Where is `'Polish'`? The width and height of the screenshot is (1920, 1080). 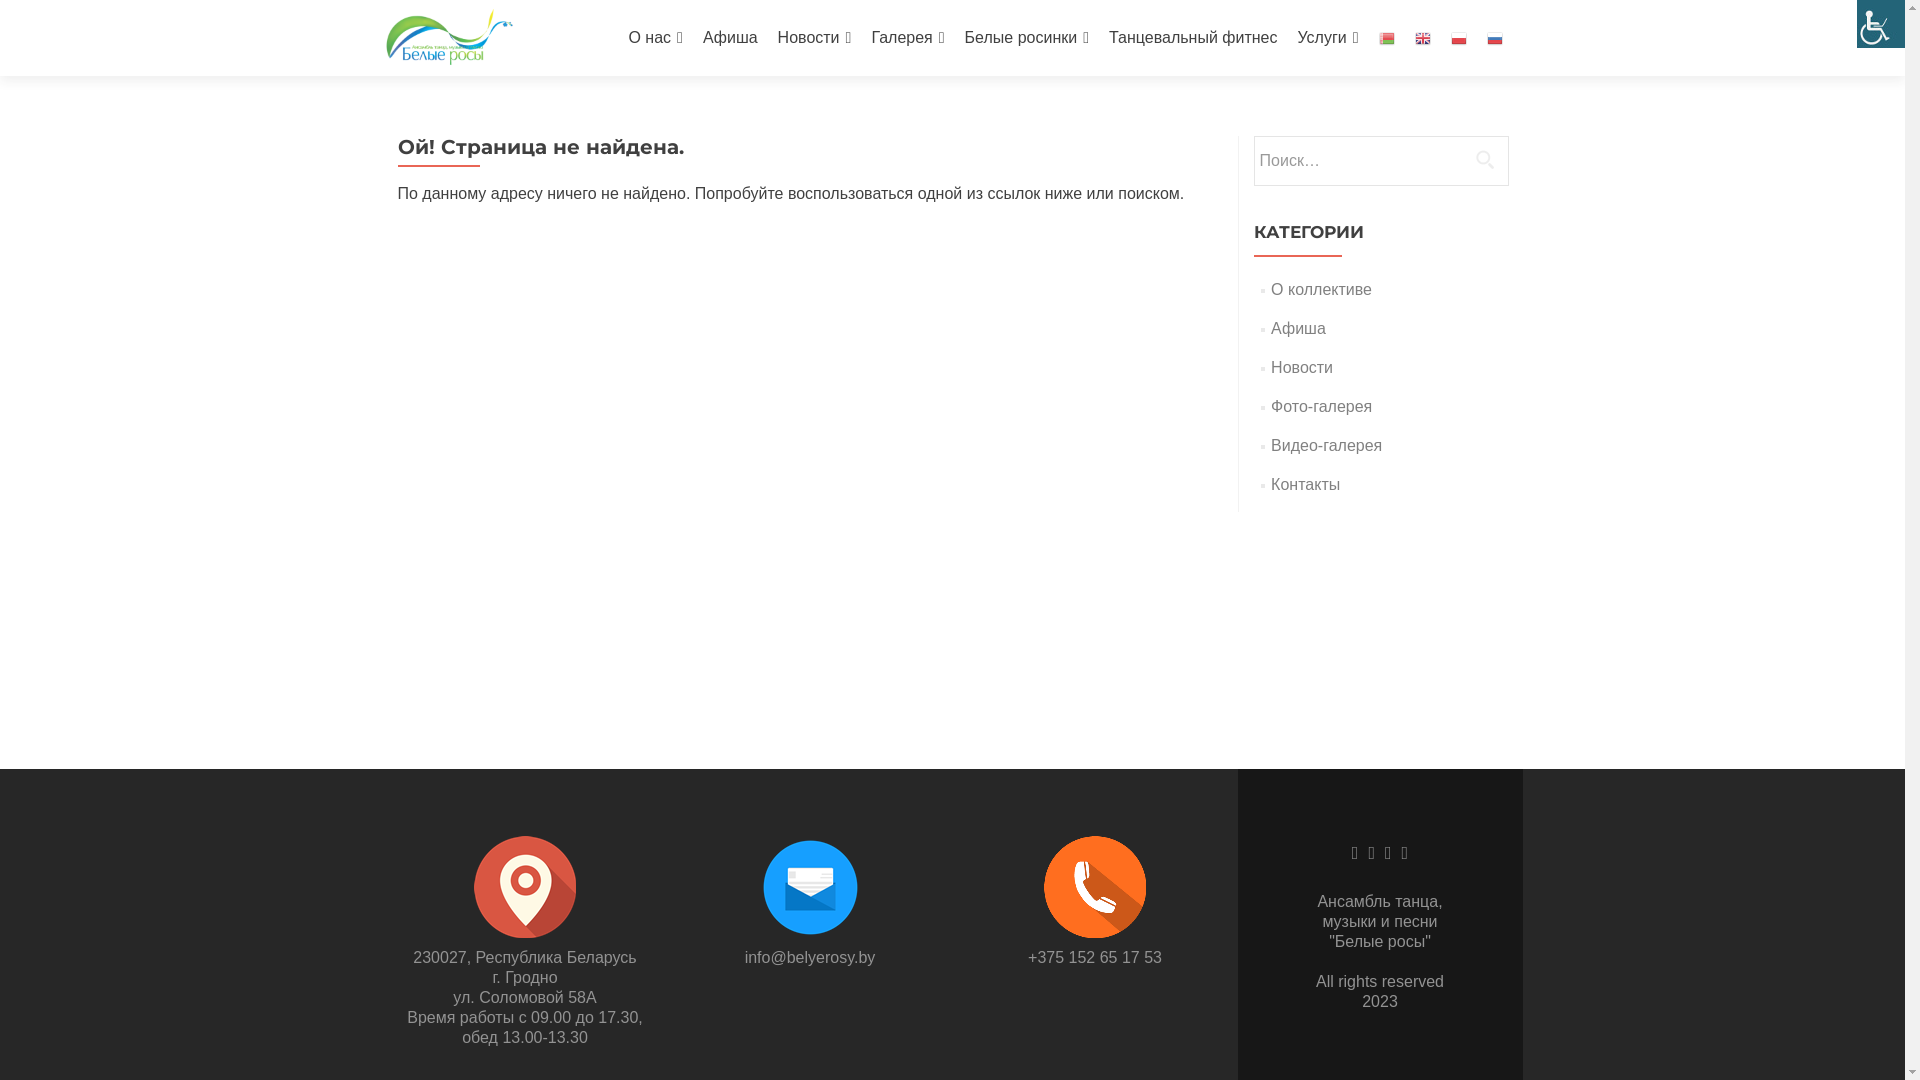 'Polish' is located at coordinates (1458, 37).